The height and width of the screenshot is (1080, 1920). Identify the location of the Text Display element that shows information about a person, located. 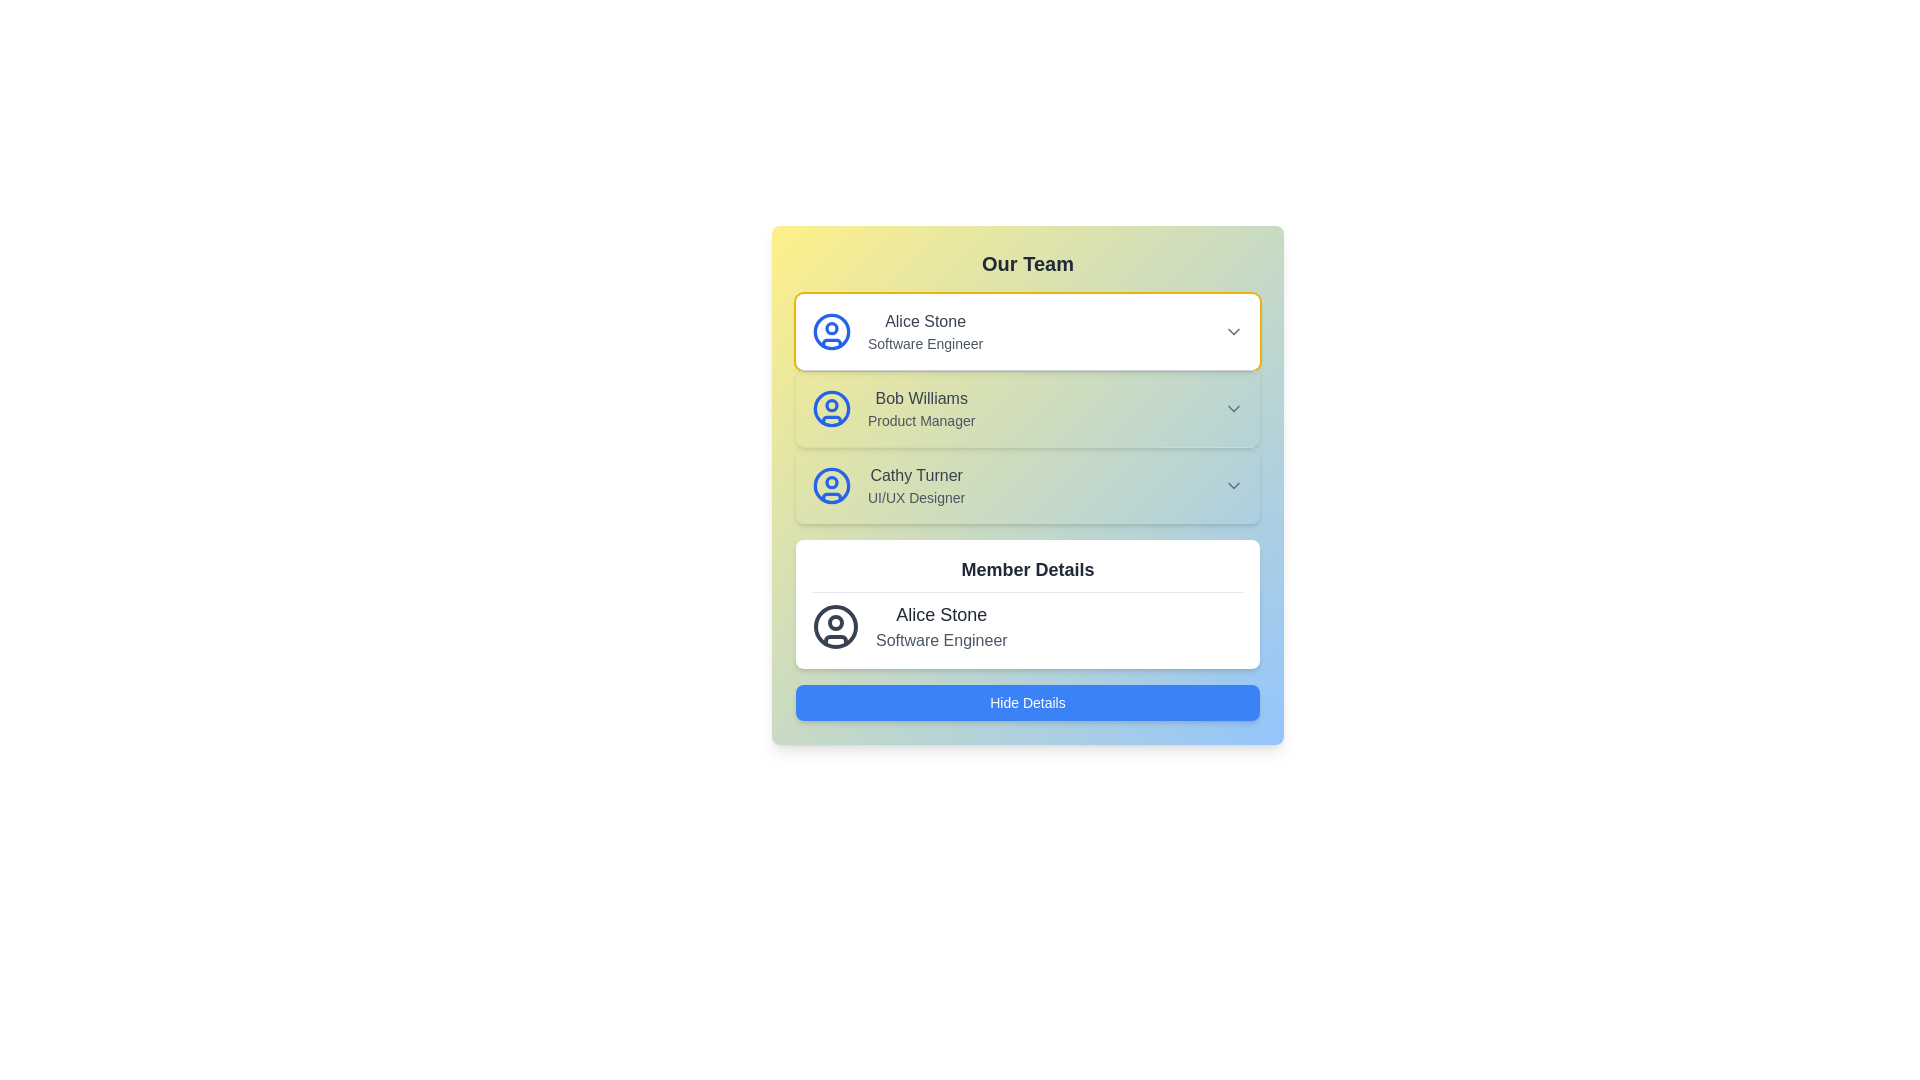
(940, 626).